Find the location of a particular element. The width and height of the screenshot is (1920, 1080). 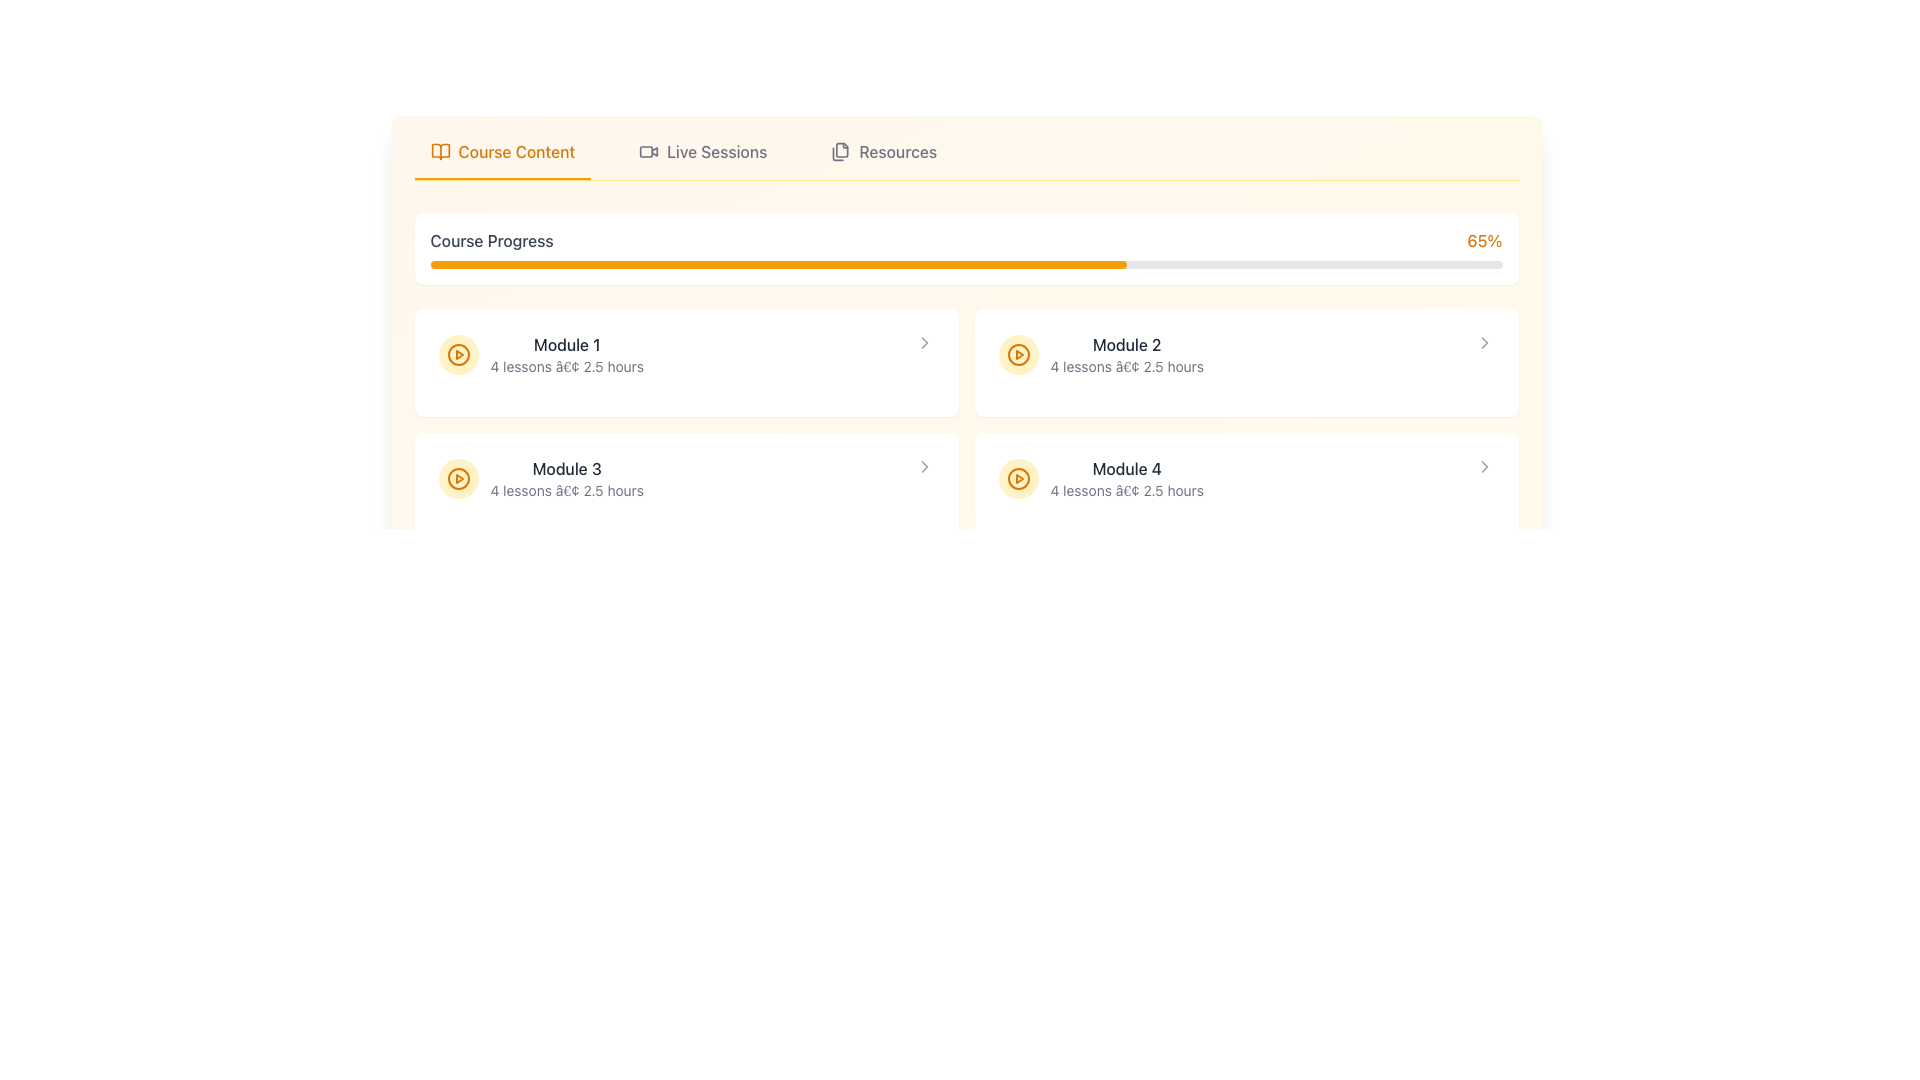

the text label that provides information about the number of lessons and total duration of the module, located in the third module card under 'Module 3' is located at coordinates (566, 490).